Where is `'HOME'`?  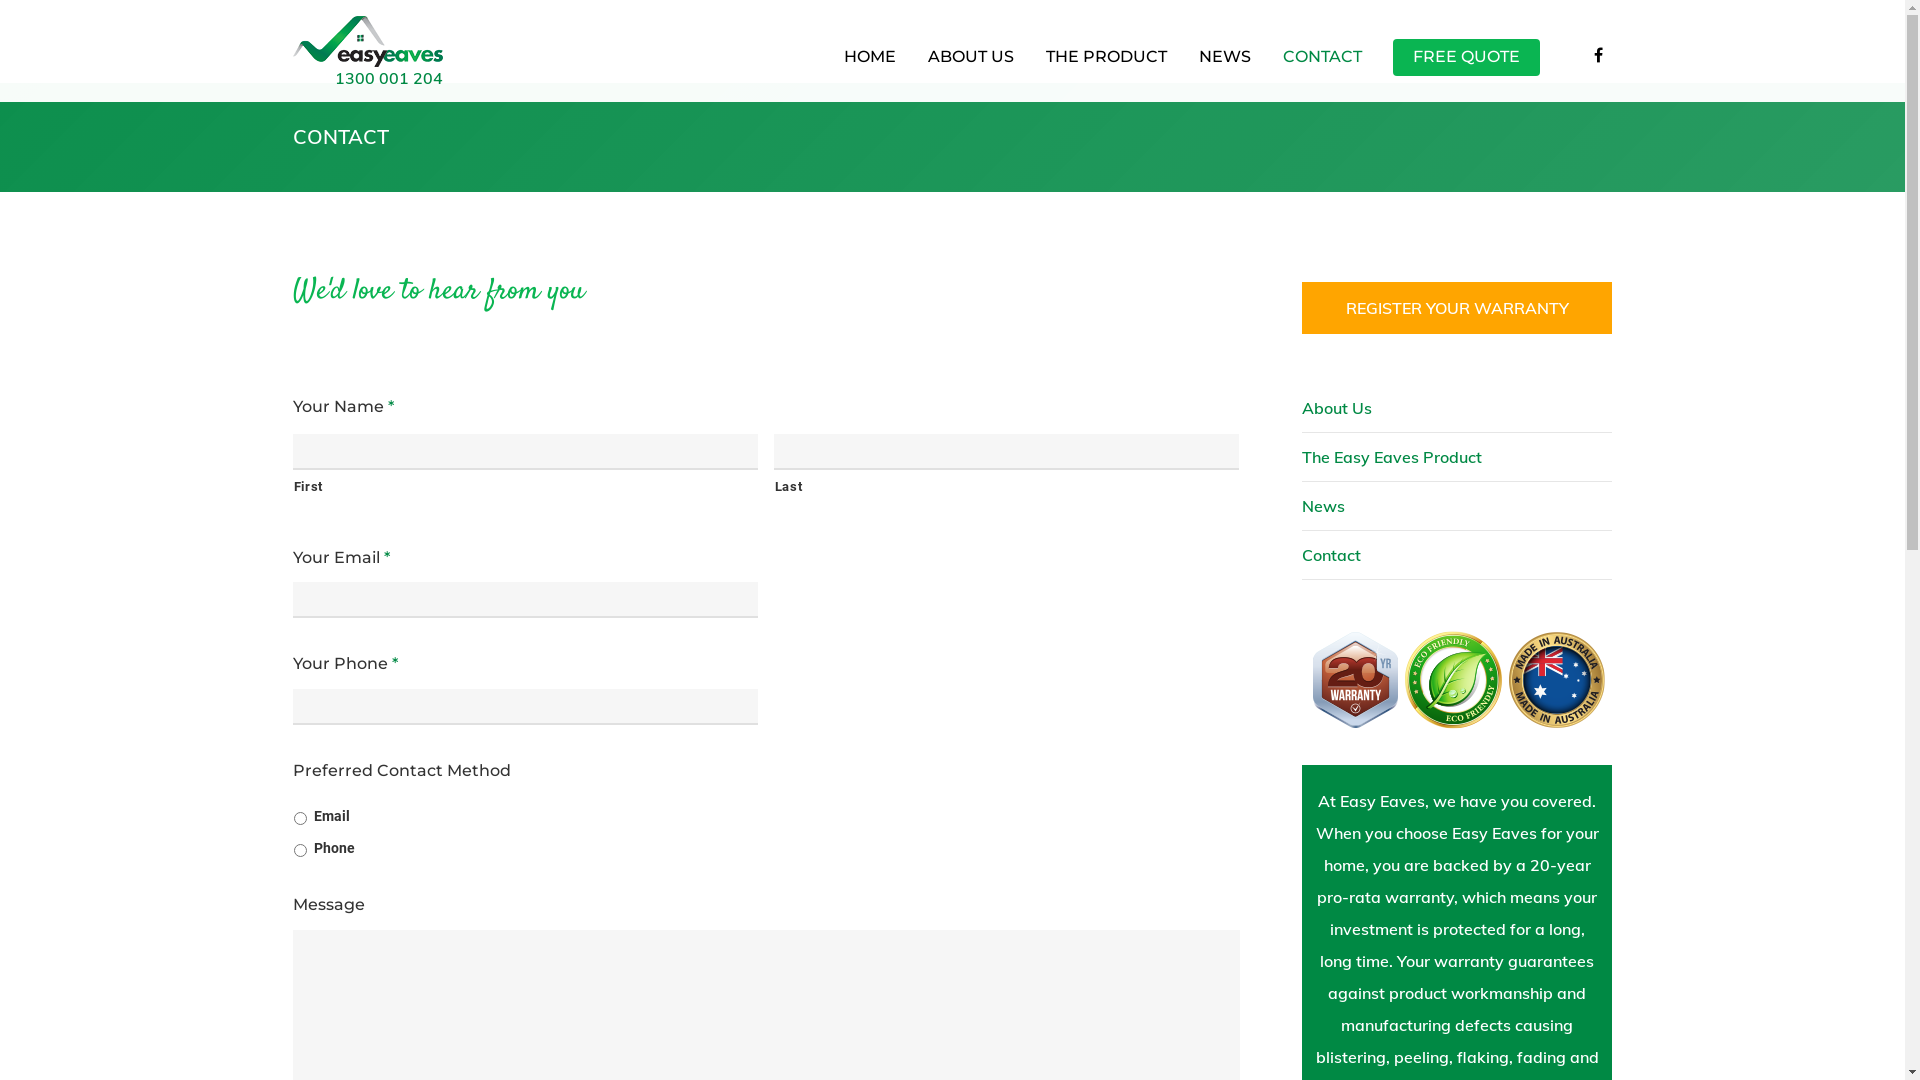 'HOME' is located at coordinates (828, 64).